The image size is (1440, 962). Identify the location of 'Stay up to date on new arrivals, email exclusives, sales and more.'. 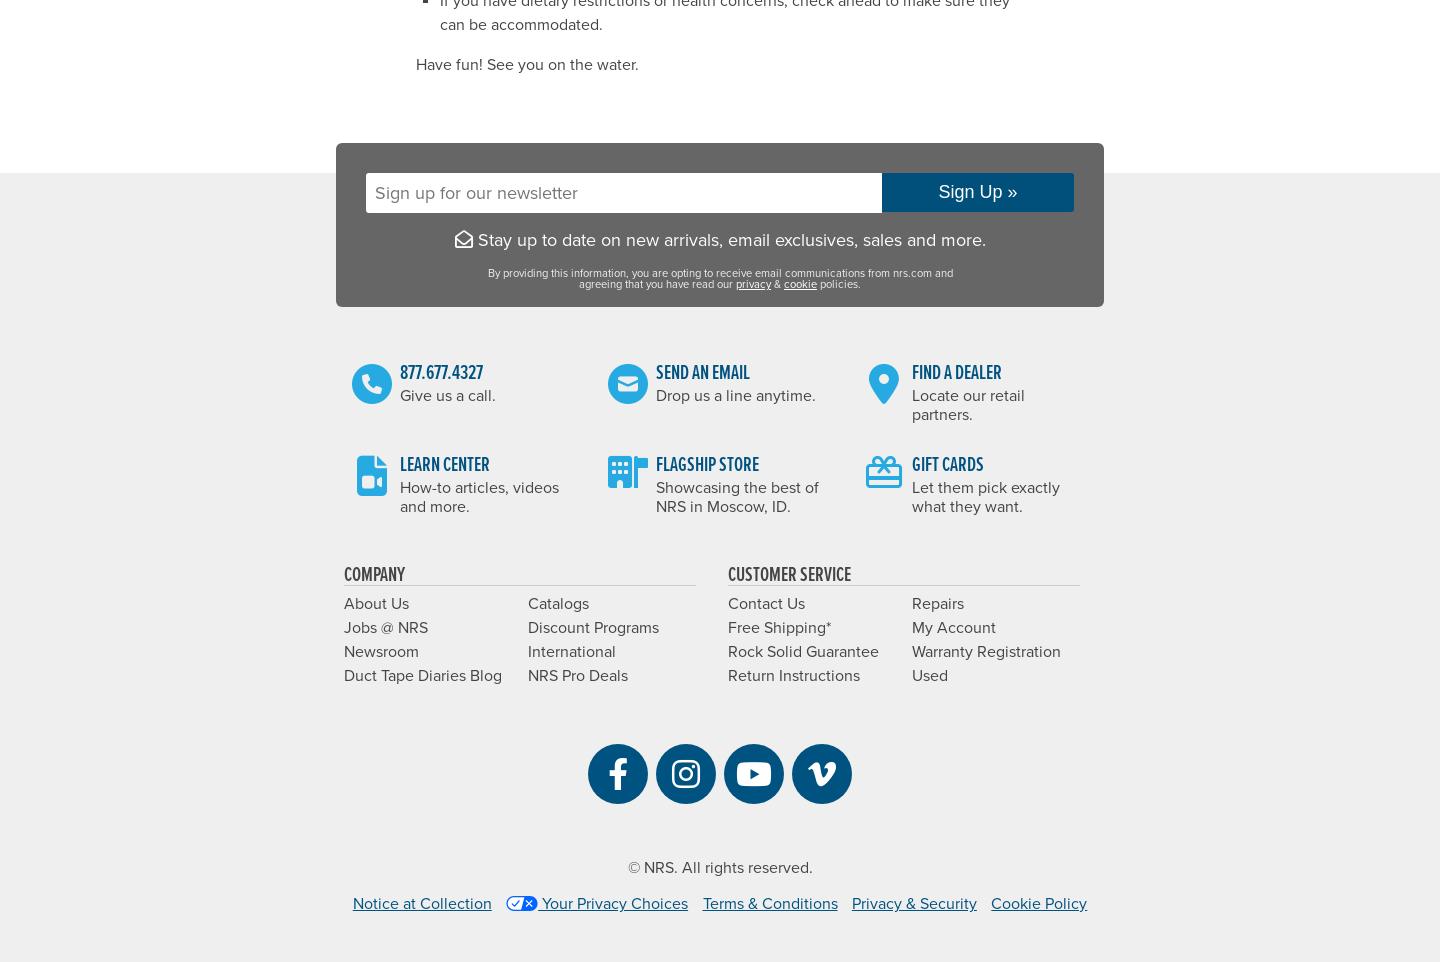
(727, 237).